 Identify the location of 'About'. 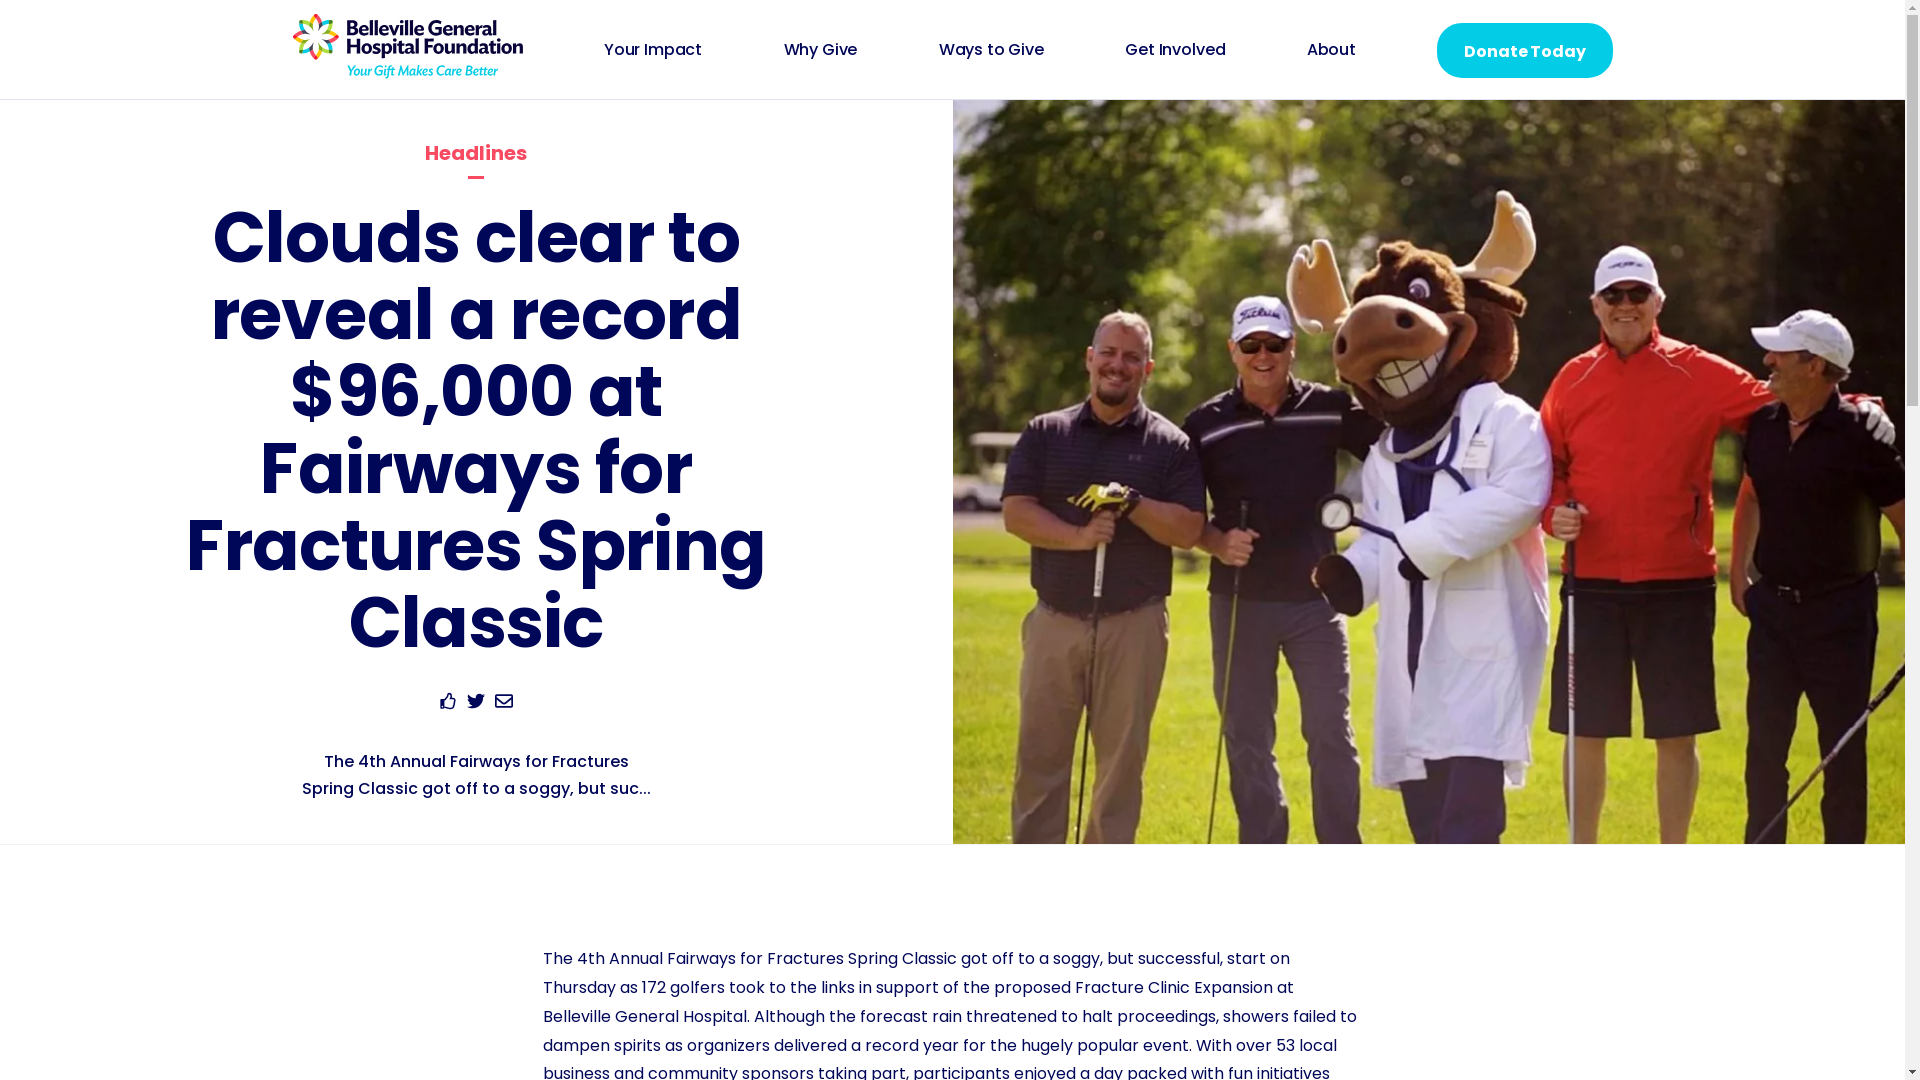
(1331, 48).